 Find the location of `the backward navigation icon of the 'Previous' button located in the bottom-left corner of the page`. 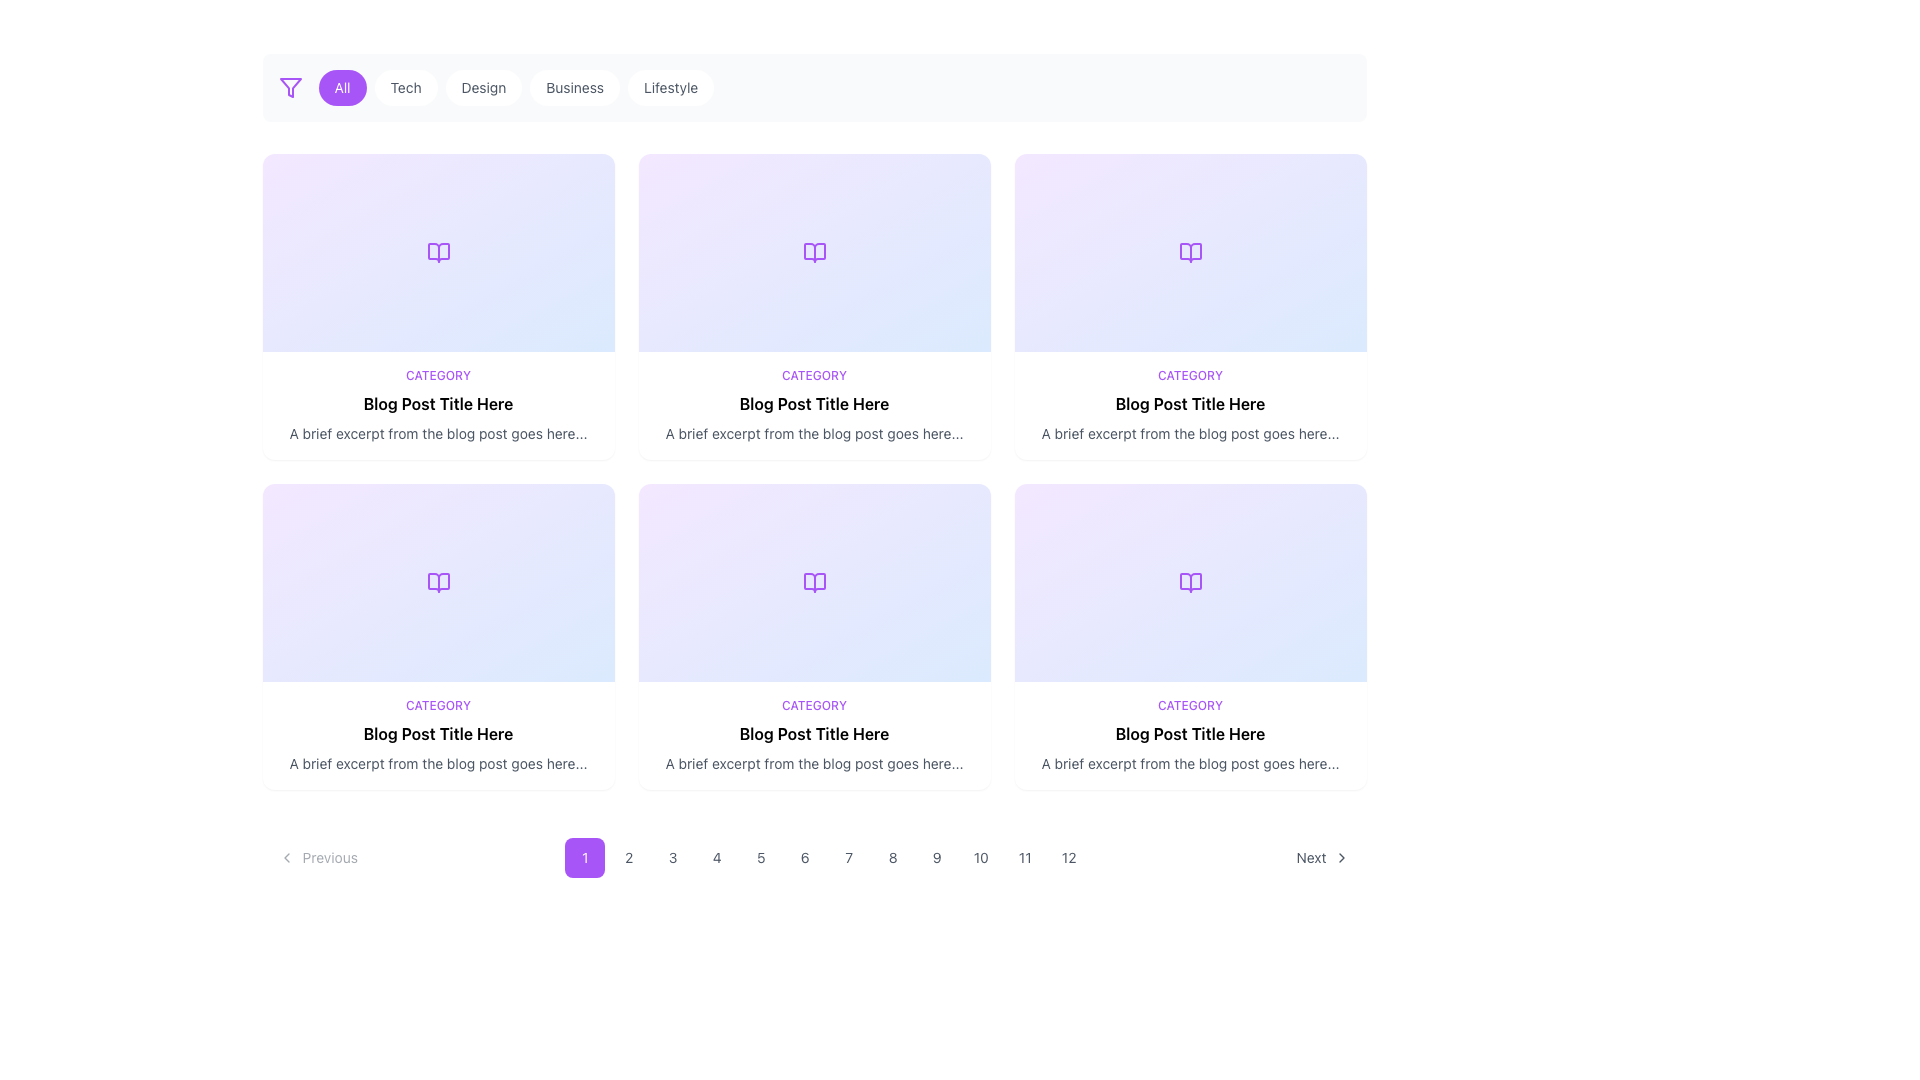

the backward navigation icon of the 'Previous' button located in the bottom-left corner of the page is located at coordinates (285, 856).